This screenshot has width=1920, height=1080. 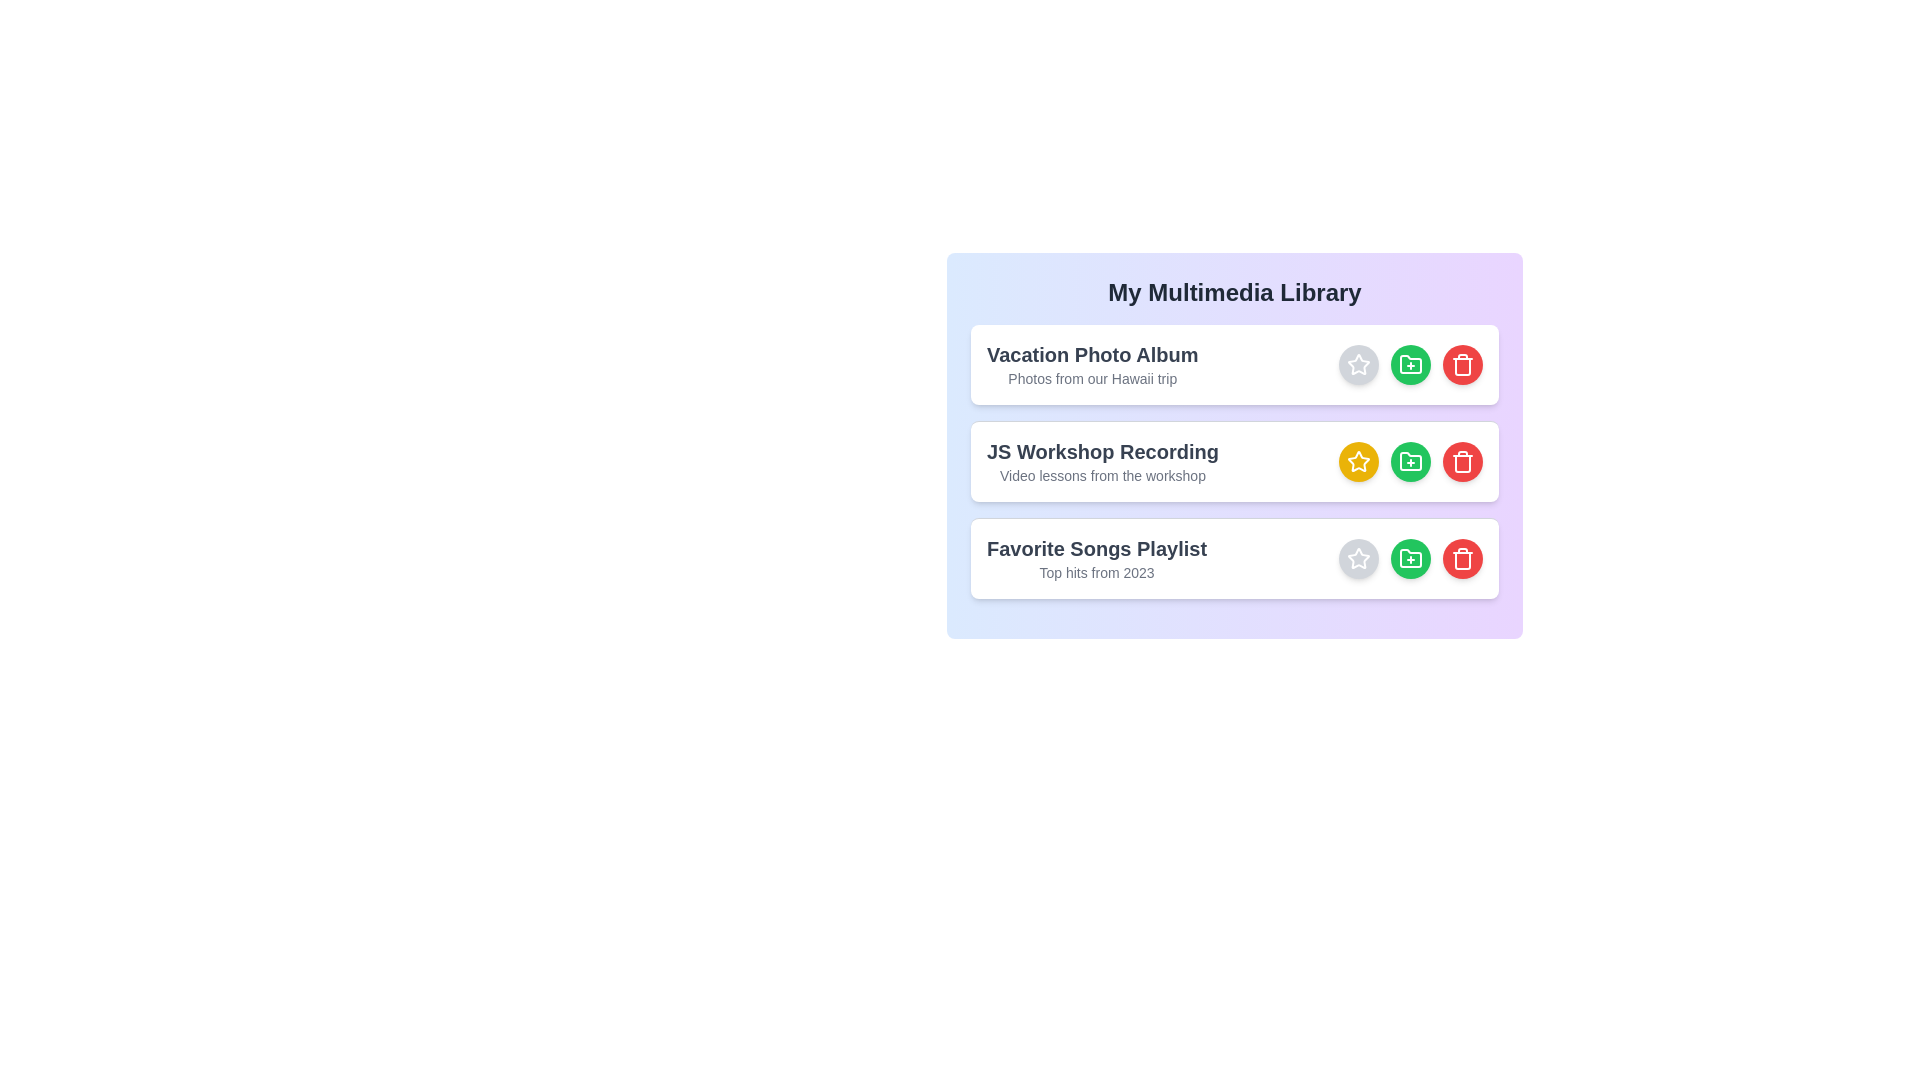 What do you see at coordinates (1410, 365) in the screenshot?
I see `the second button from the left in the horizontal group of interactive buttons for keyboard navigation, associated with adding a new item to the 'Vacation Photo Album'` at bounding box center [1410, 365].